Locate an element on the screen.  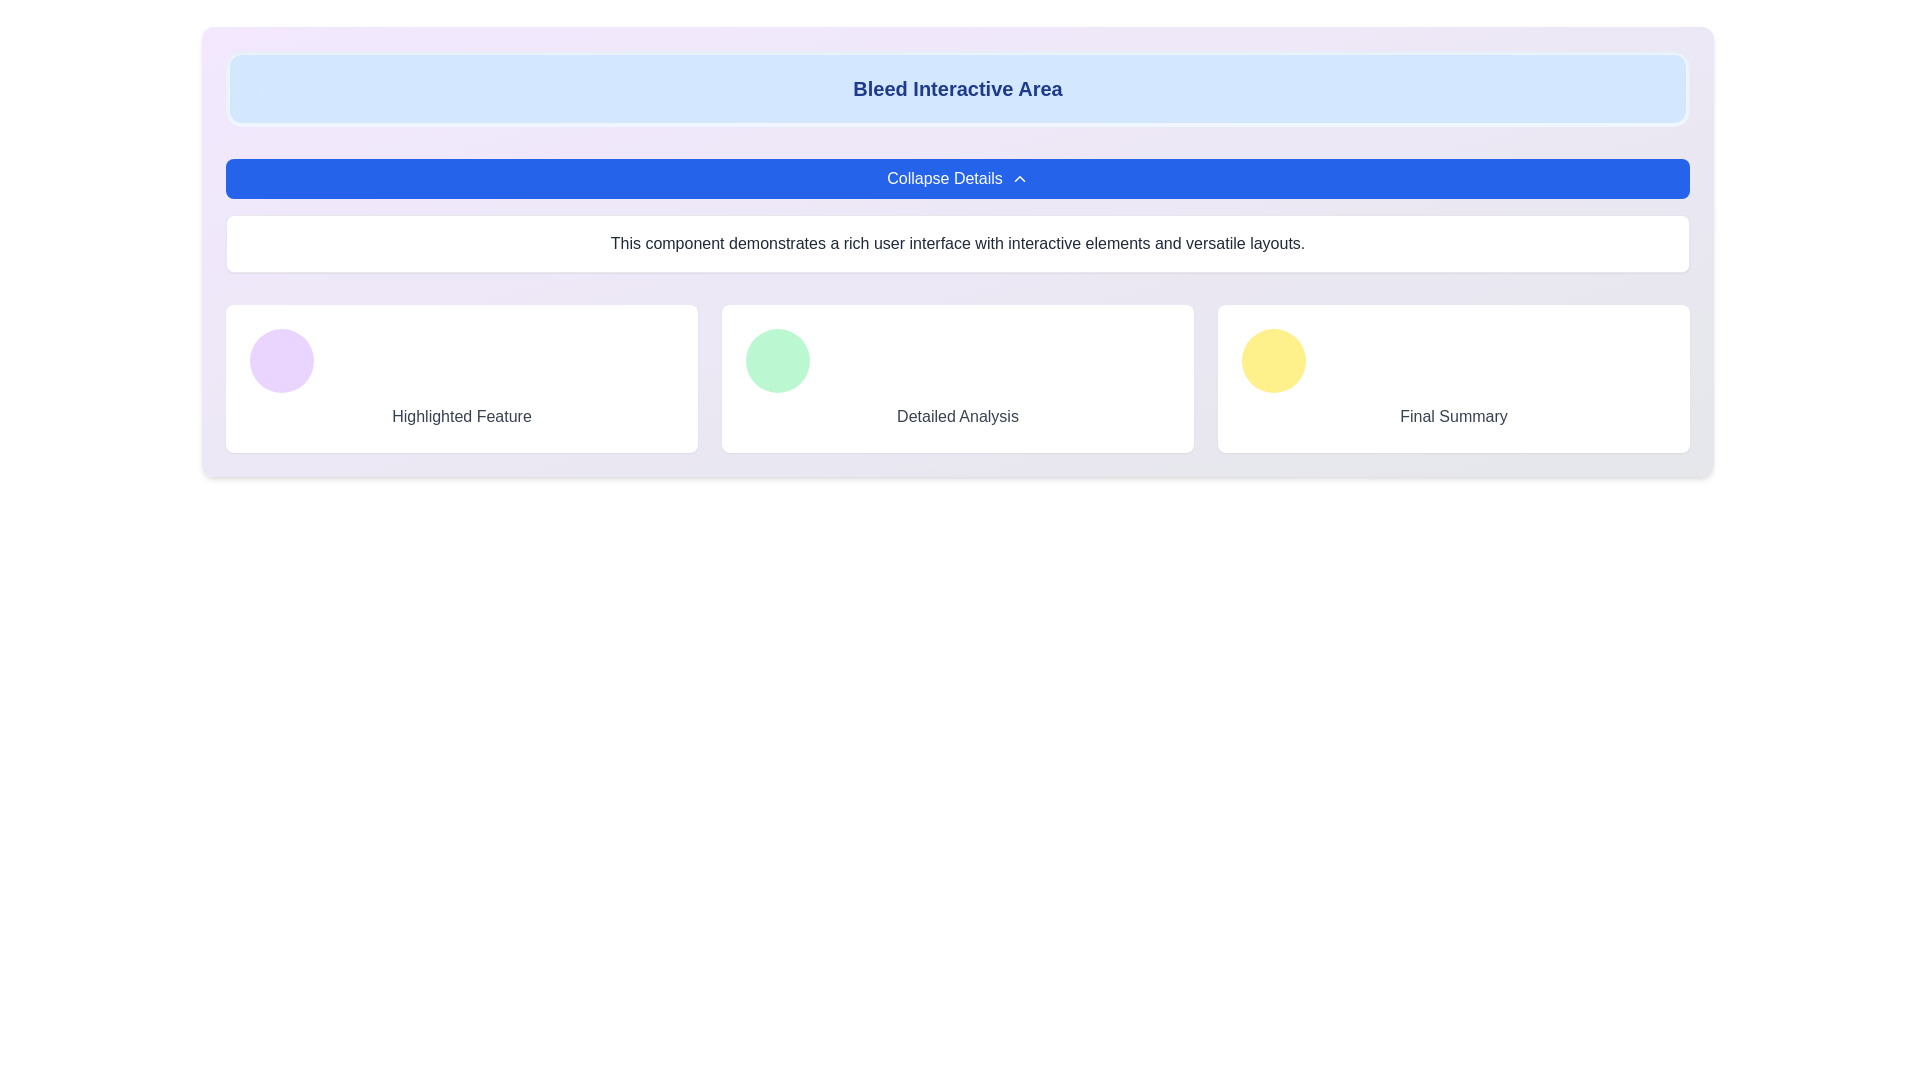
the Text Label situated at the bottom-right corner of the layout, which provides descriptive text content and is adjacent to a circular yellow icon is located at coordinates (1454, 415).